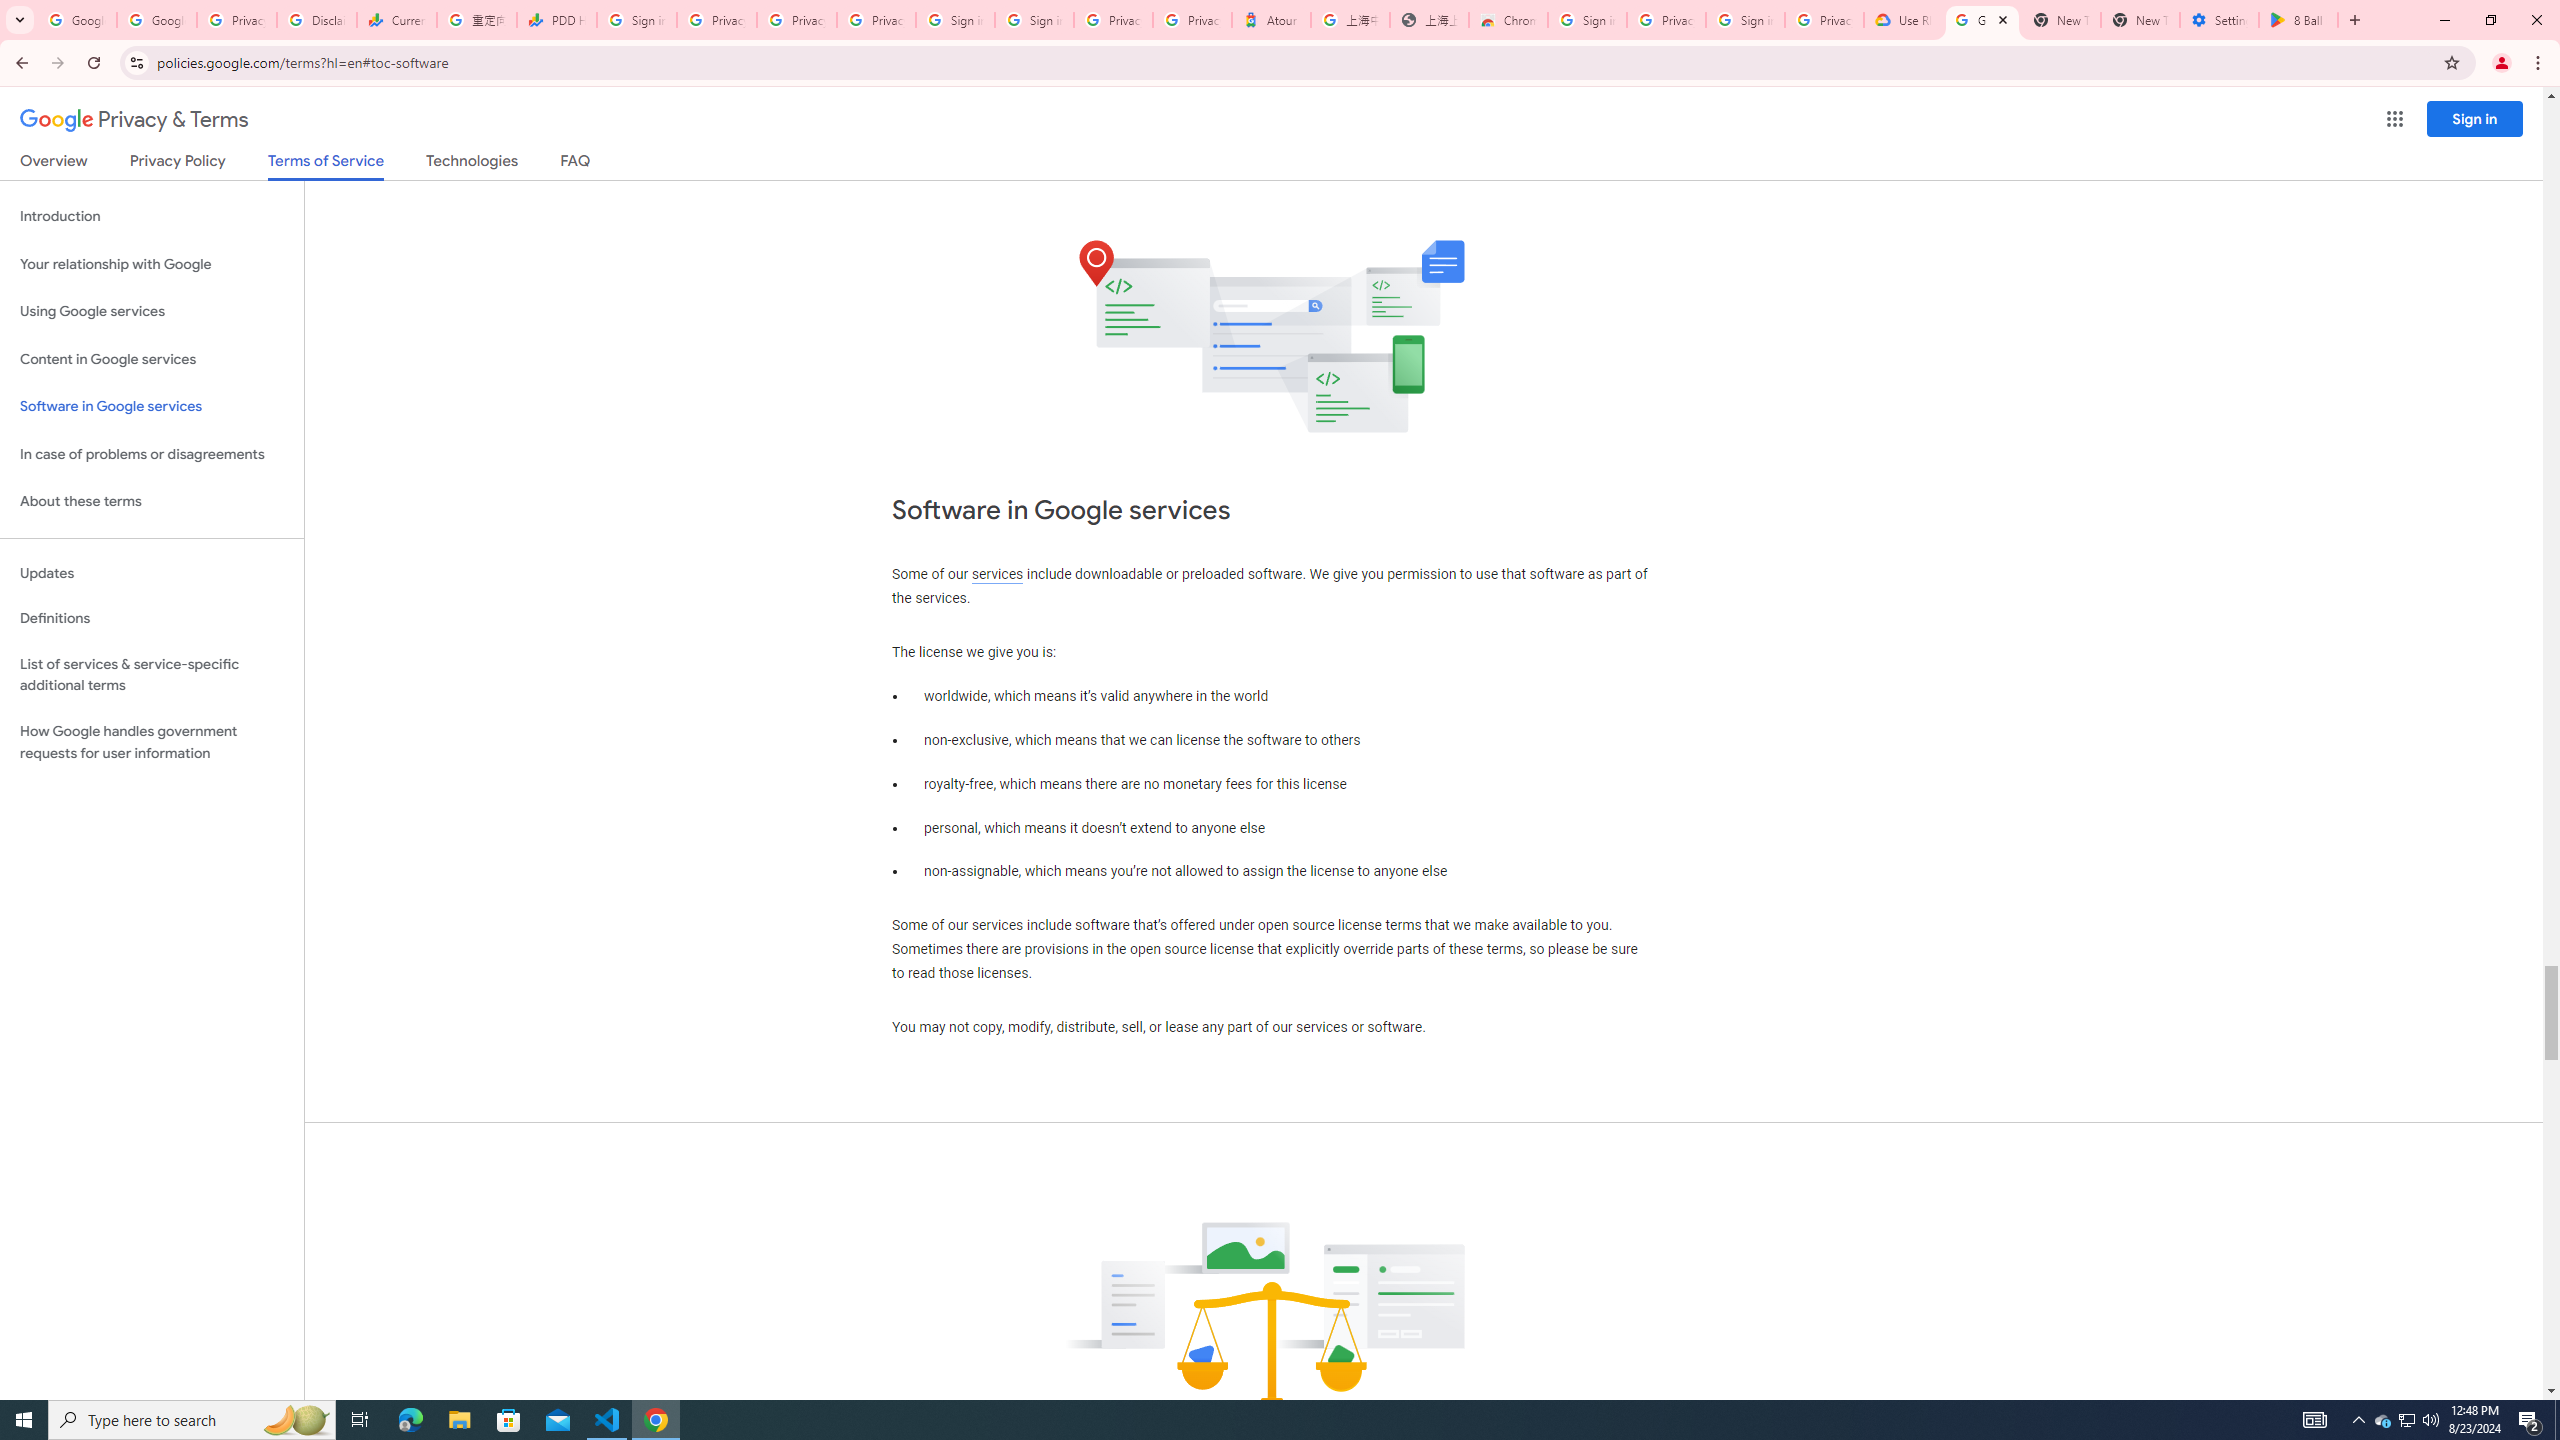 The image size is (2560, 1440). I want to click on 'services', so click(996, 574).